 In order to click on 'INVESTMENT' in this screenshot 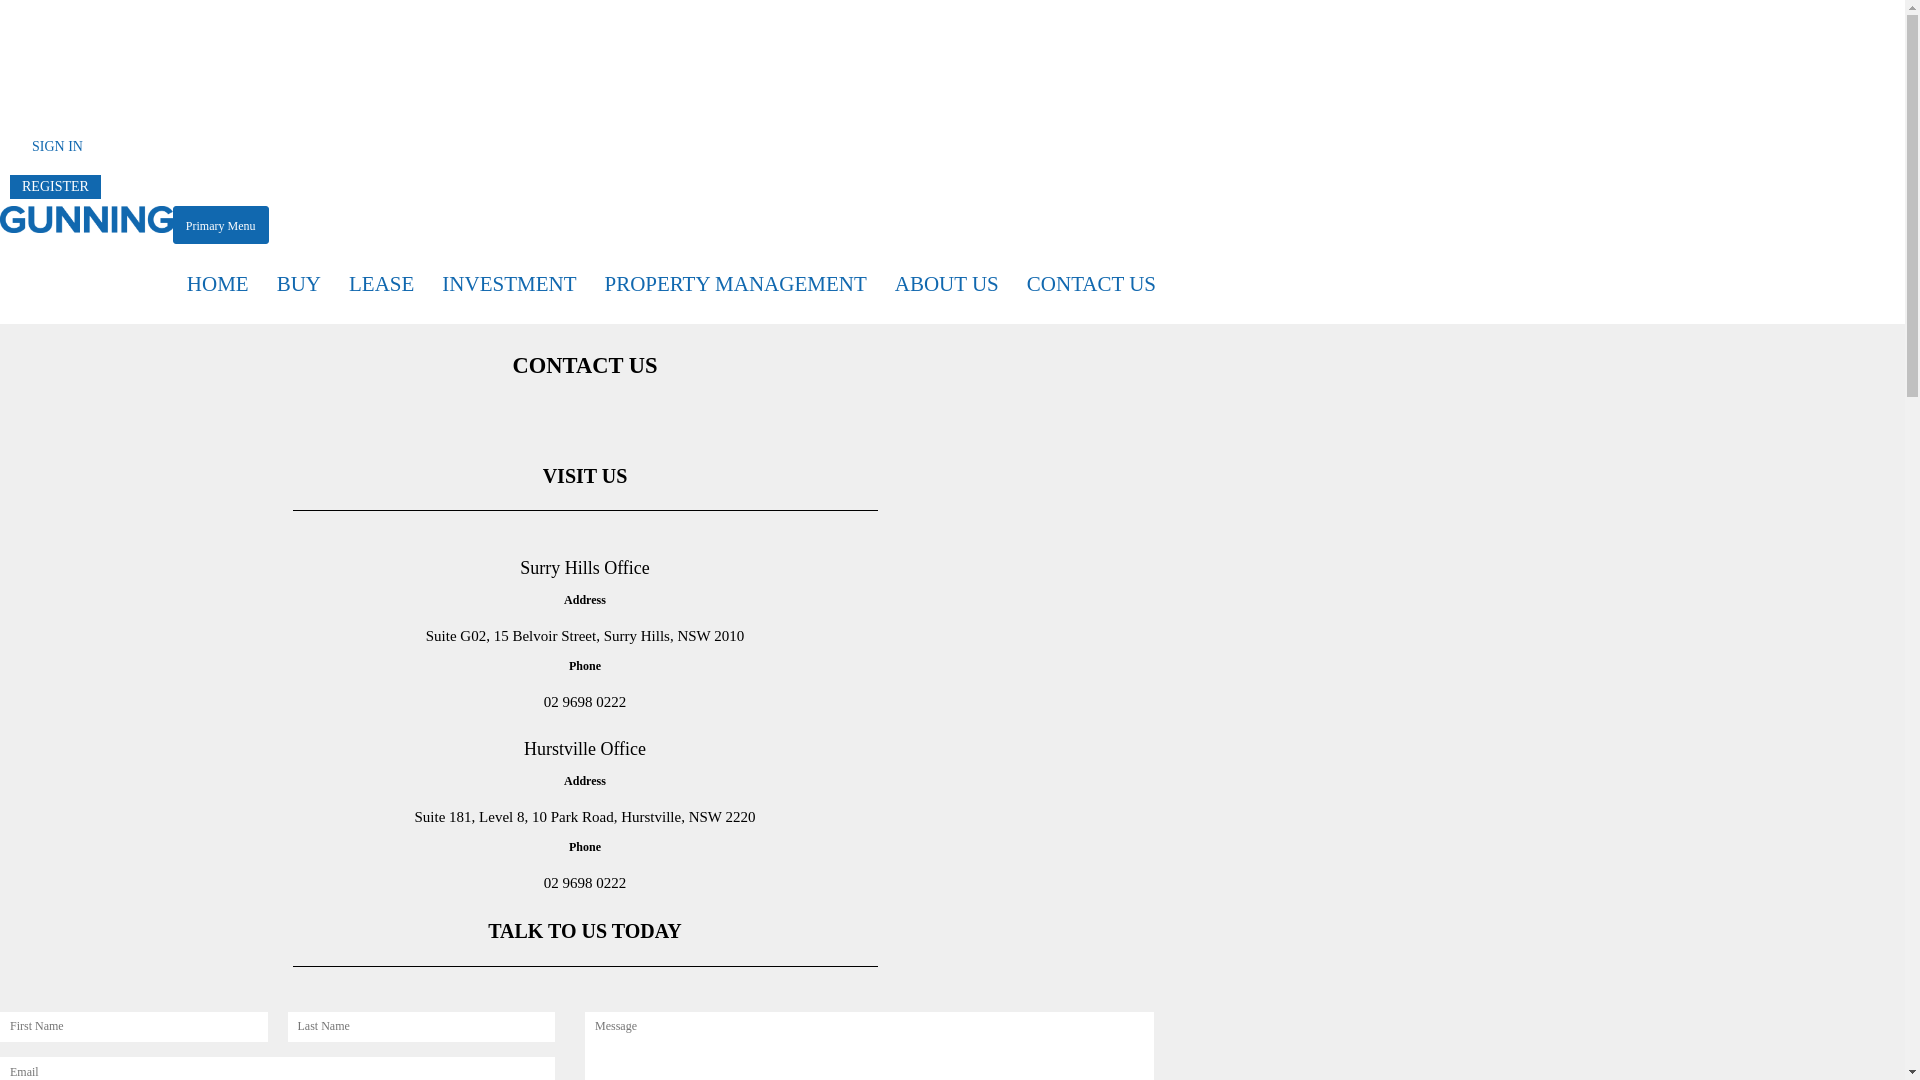, I will do `click(508, 284)`.